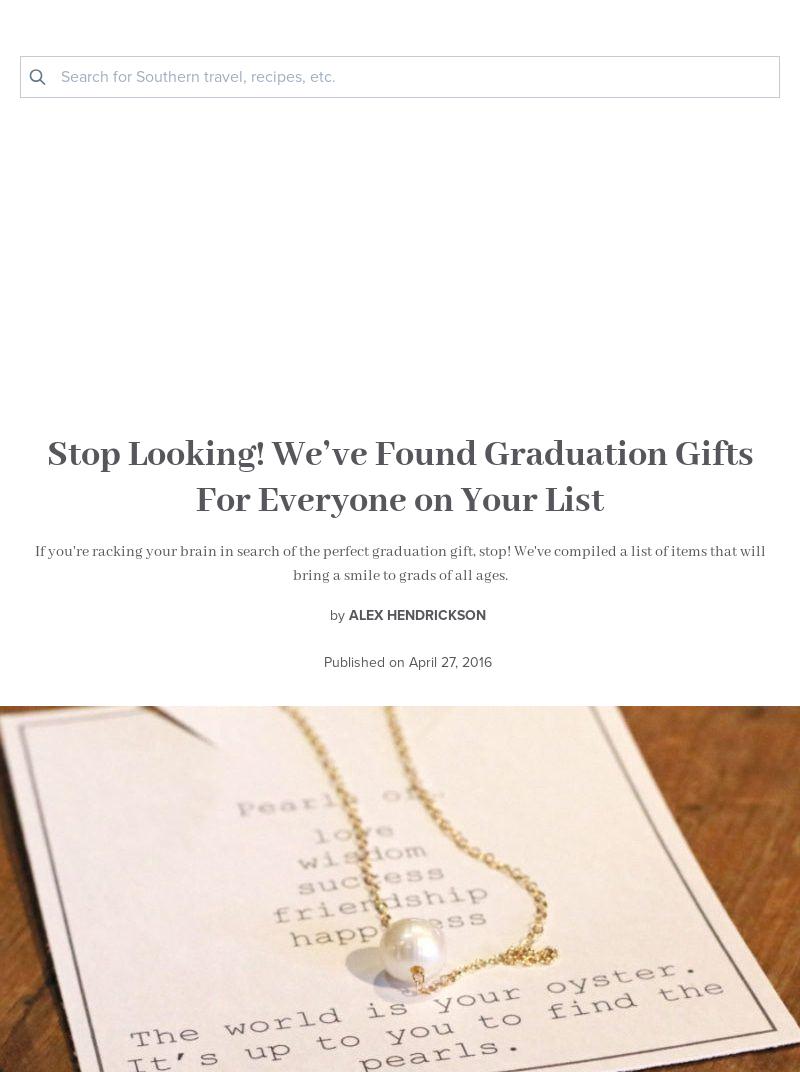 The image size is (800, 1072). I want to click on 'Red bicycle, $425, at', so click(75, 505).